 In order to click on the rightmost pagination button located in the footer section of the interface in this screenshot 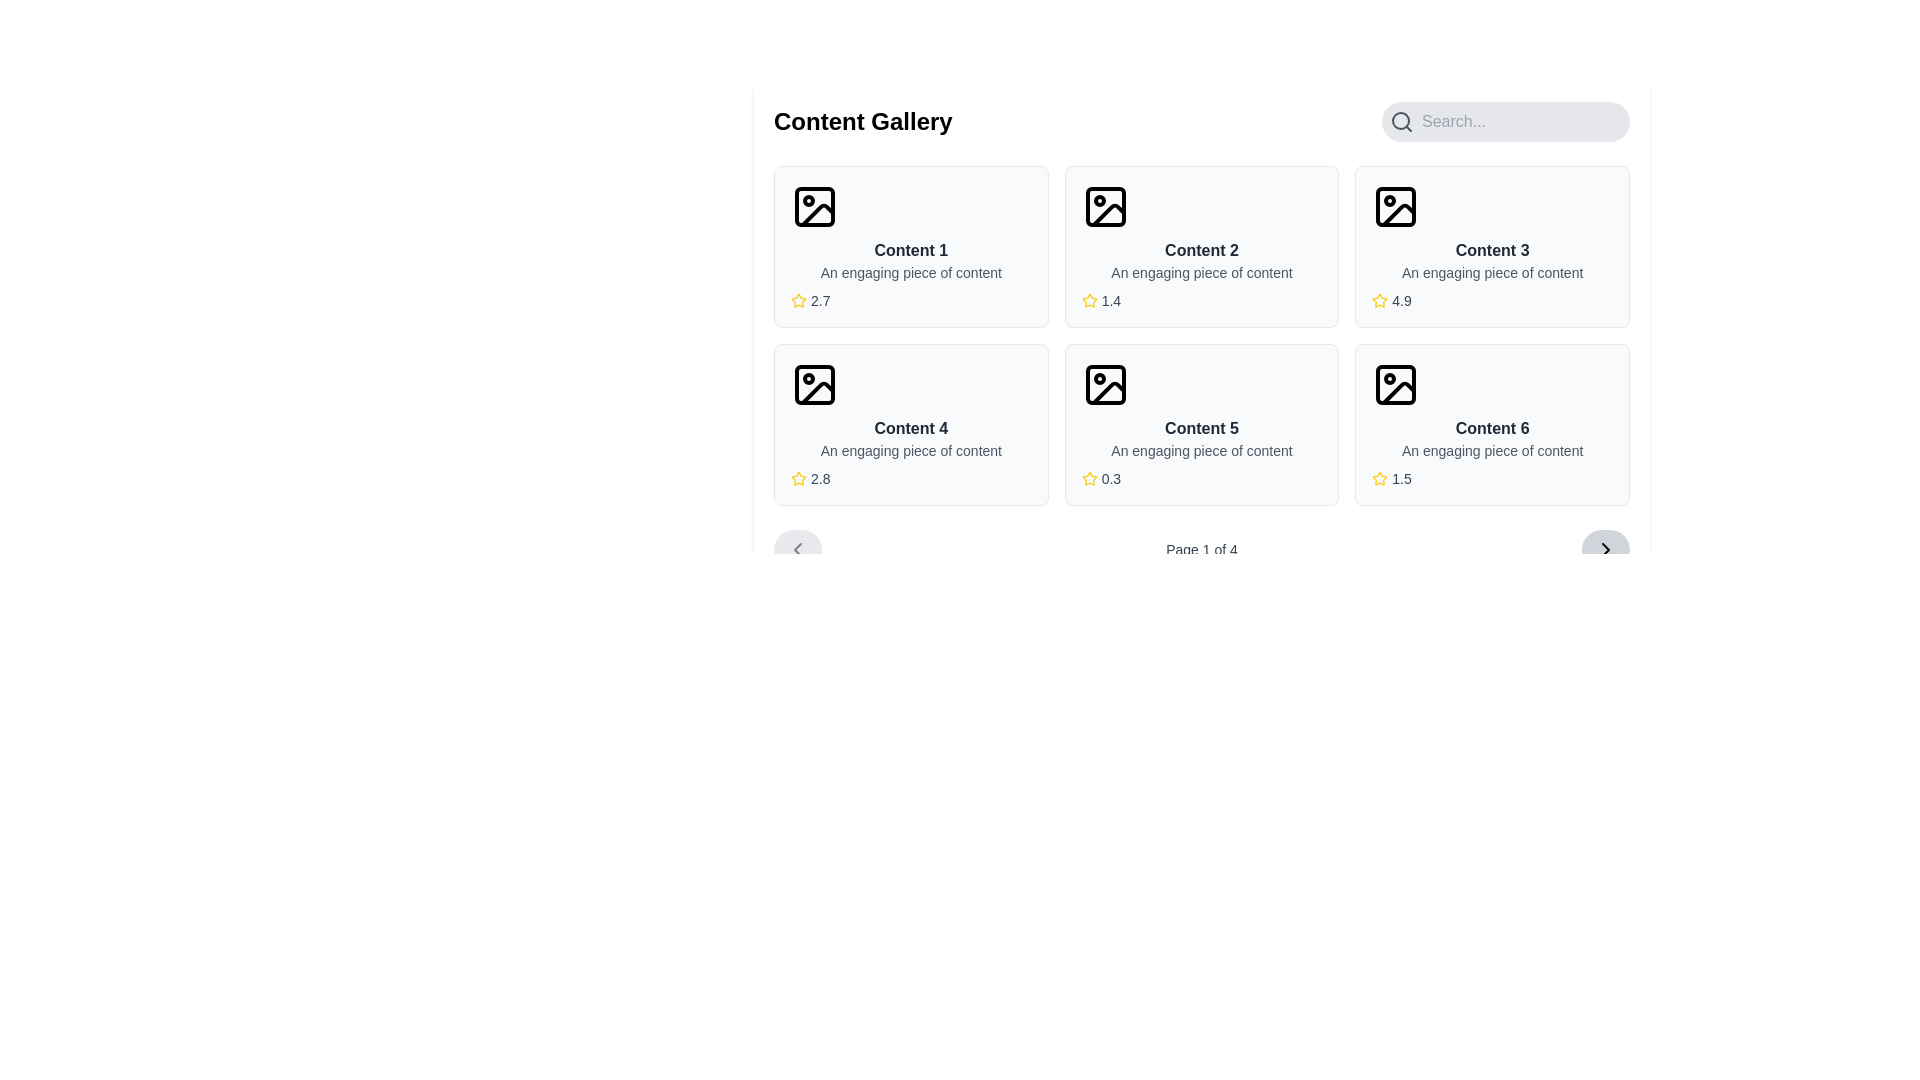, I will do `click(1606, 550)`.